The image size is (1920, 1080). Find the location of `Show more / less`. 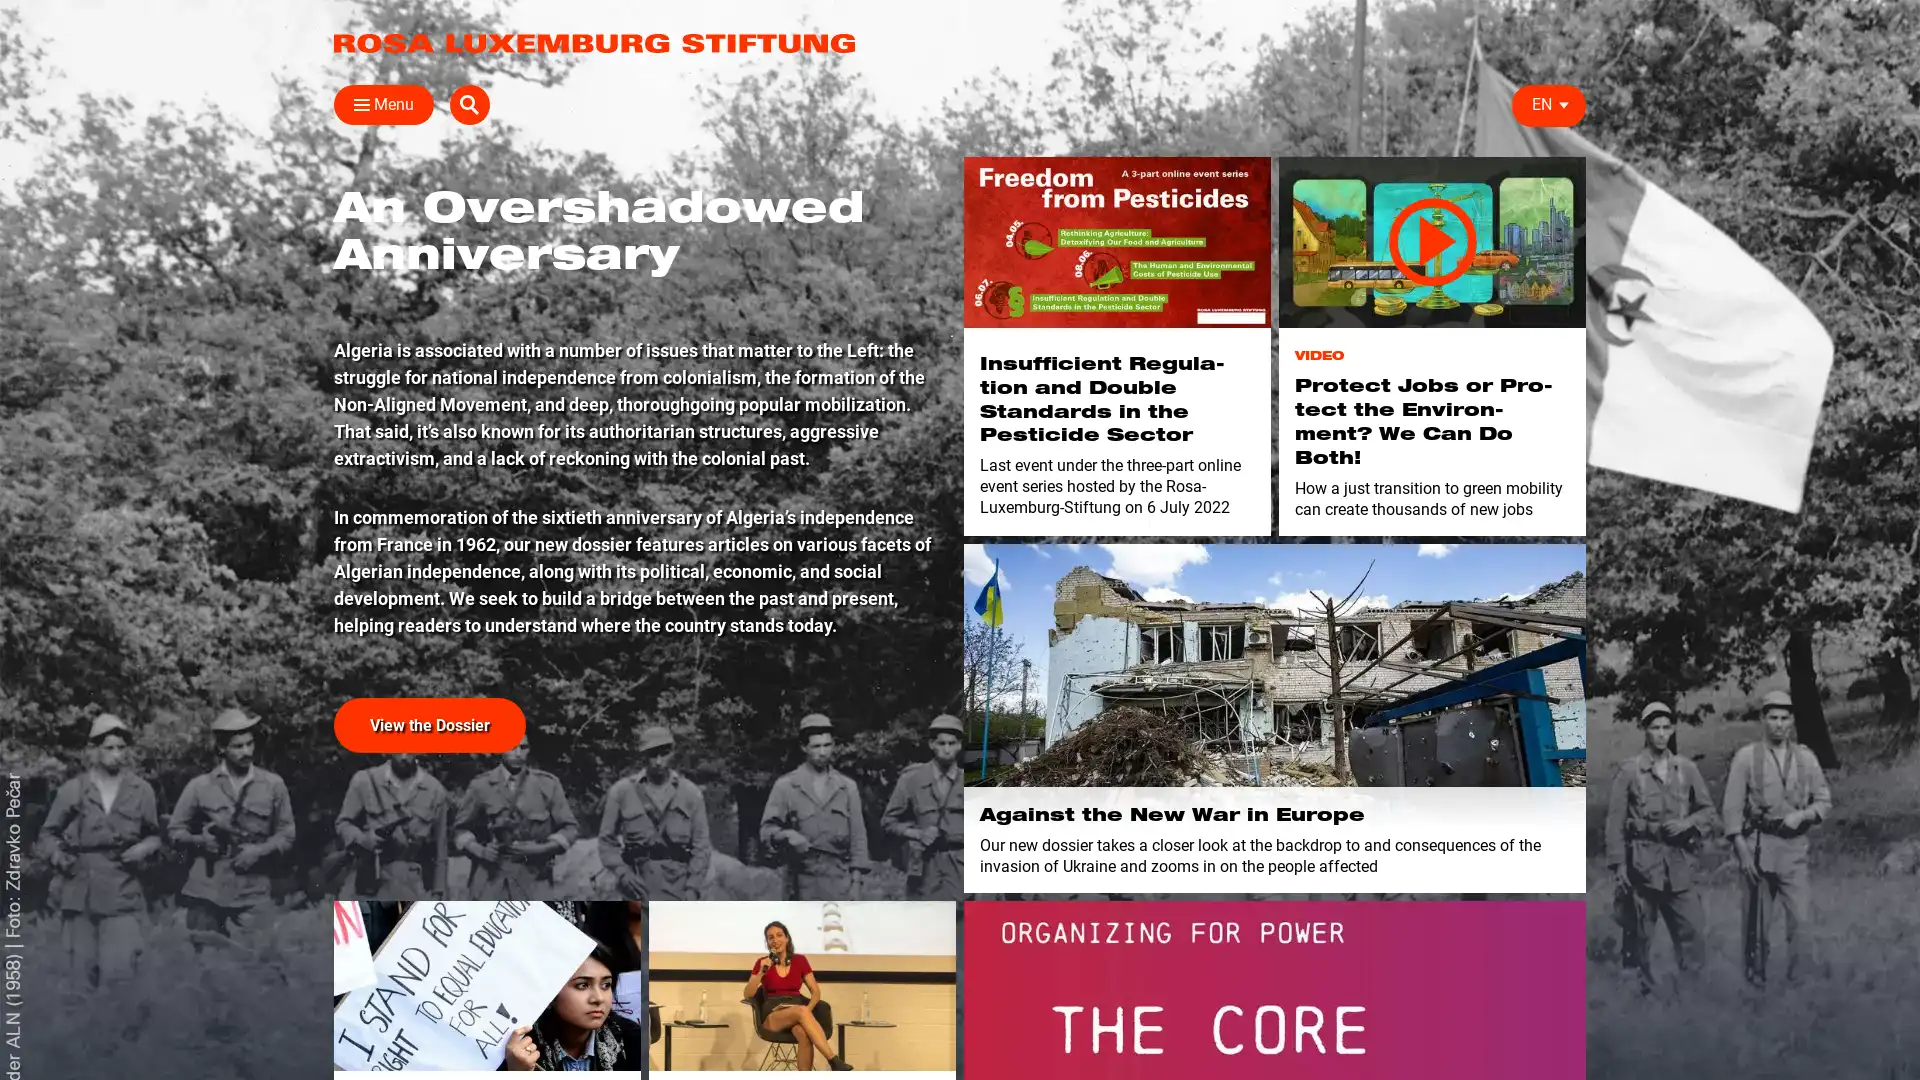

Show more / less is located at coordinates (325, 363).